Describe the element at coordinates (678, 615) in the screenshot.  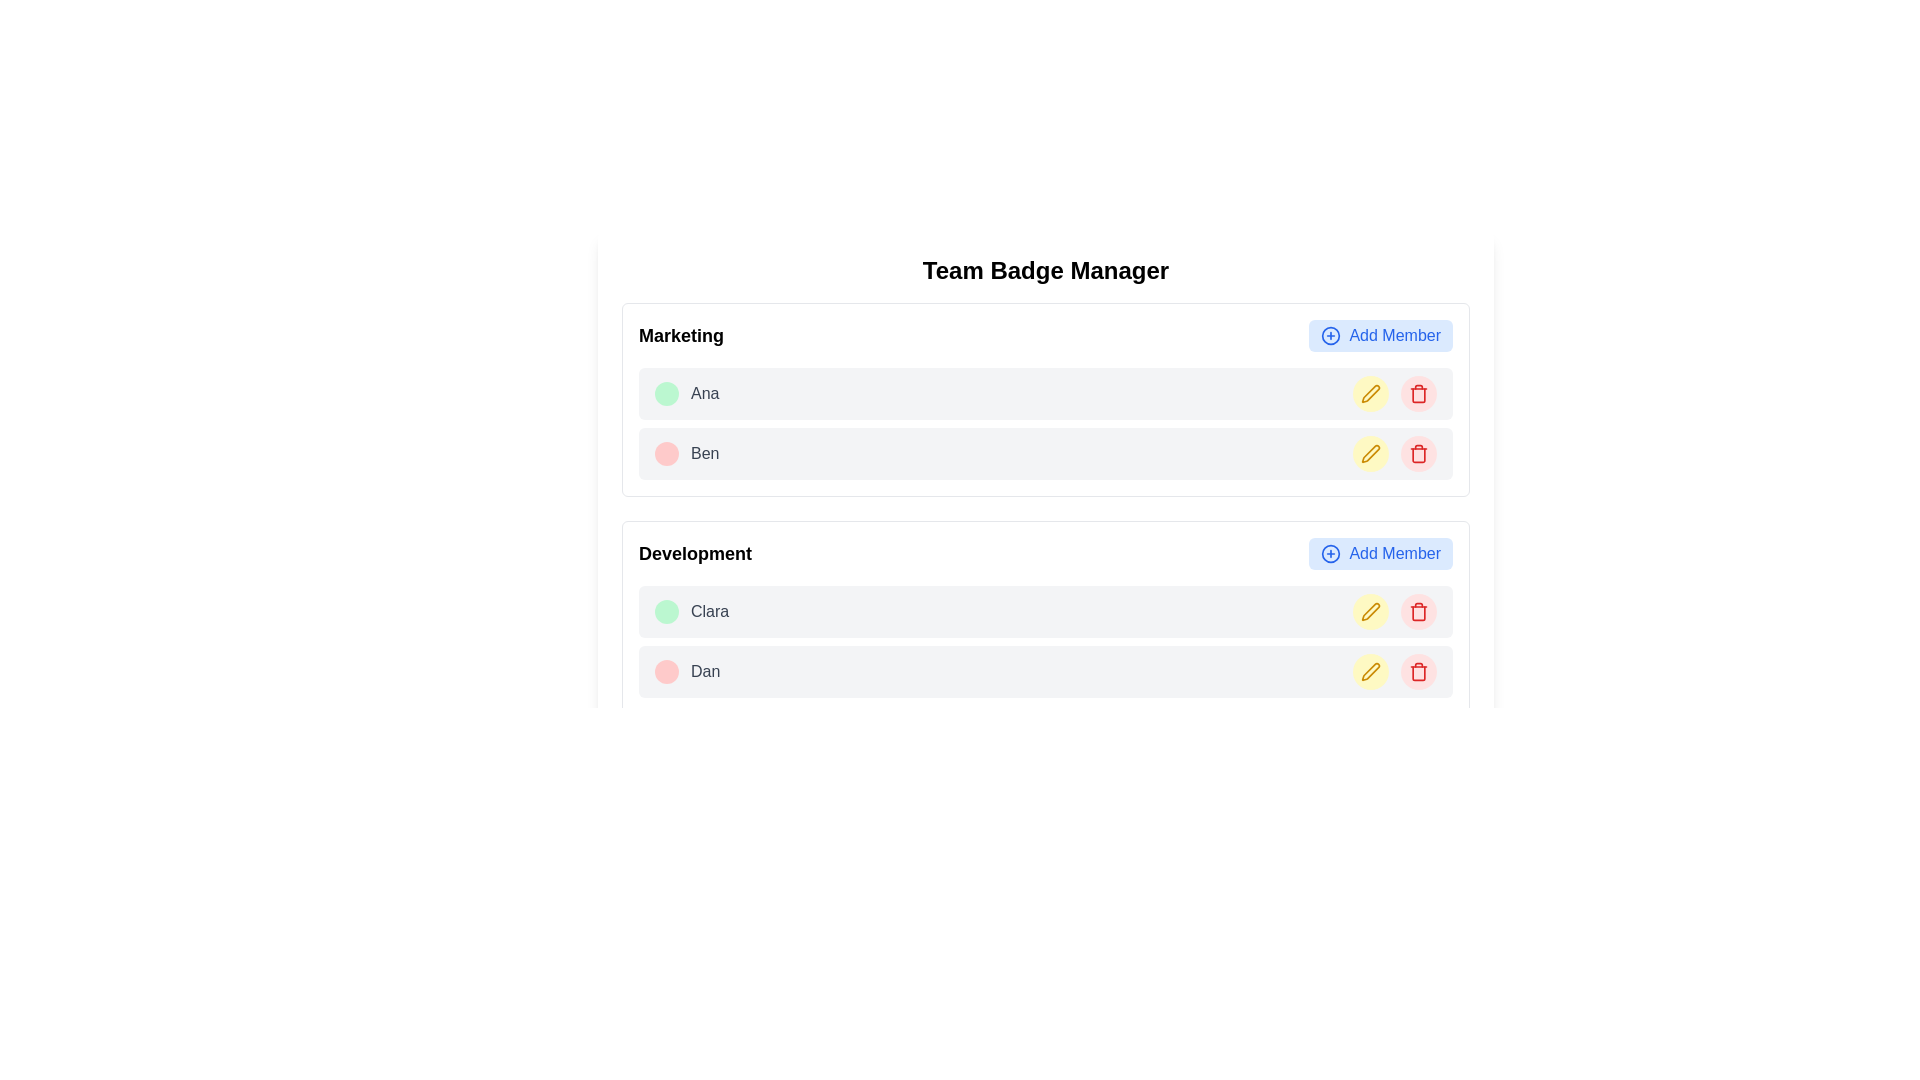
I see `the displayed status of the green circular badge associated with the user 'Clara' in the 'Development' section, located to the left of her name` at that location.